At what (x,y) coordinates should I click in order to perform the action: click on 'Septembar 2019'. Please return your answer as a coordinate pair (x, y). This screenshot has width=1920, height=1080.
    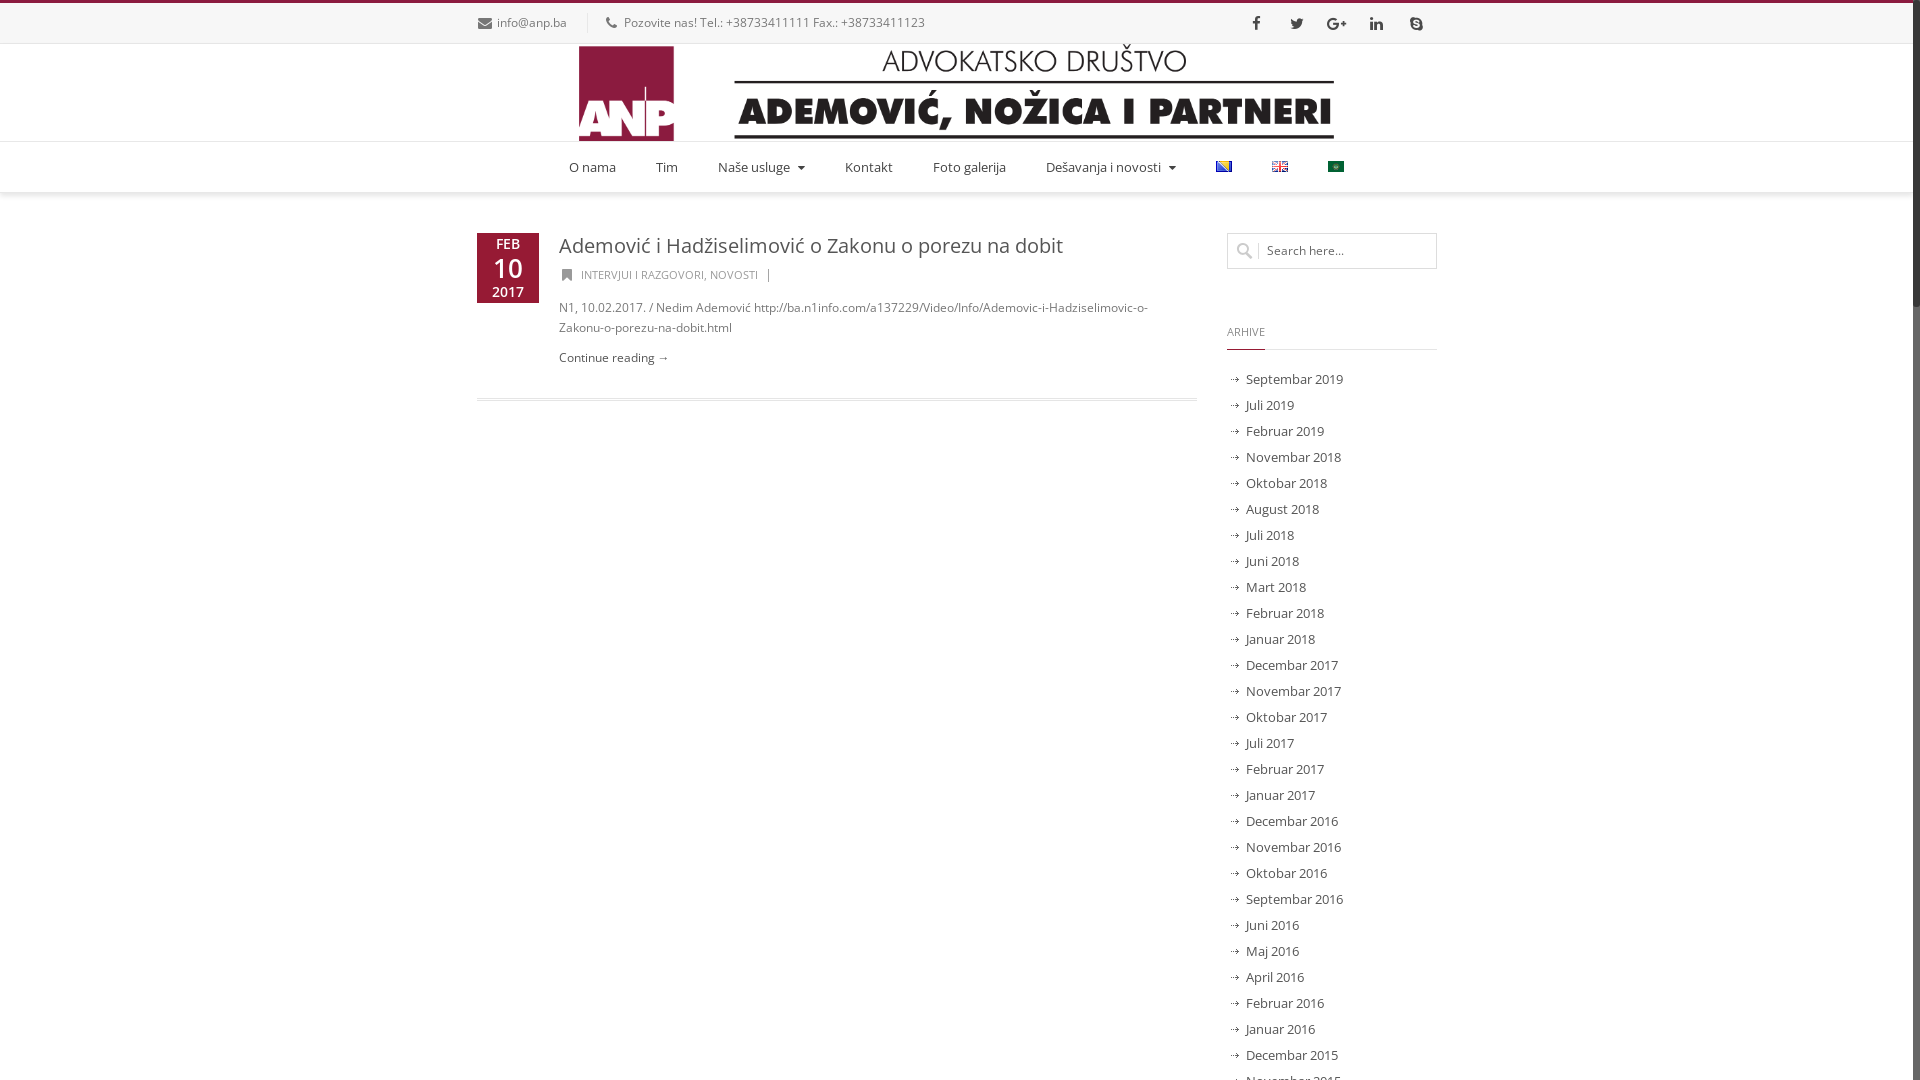
    Looking at the image, I should click on (1287, 378).